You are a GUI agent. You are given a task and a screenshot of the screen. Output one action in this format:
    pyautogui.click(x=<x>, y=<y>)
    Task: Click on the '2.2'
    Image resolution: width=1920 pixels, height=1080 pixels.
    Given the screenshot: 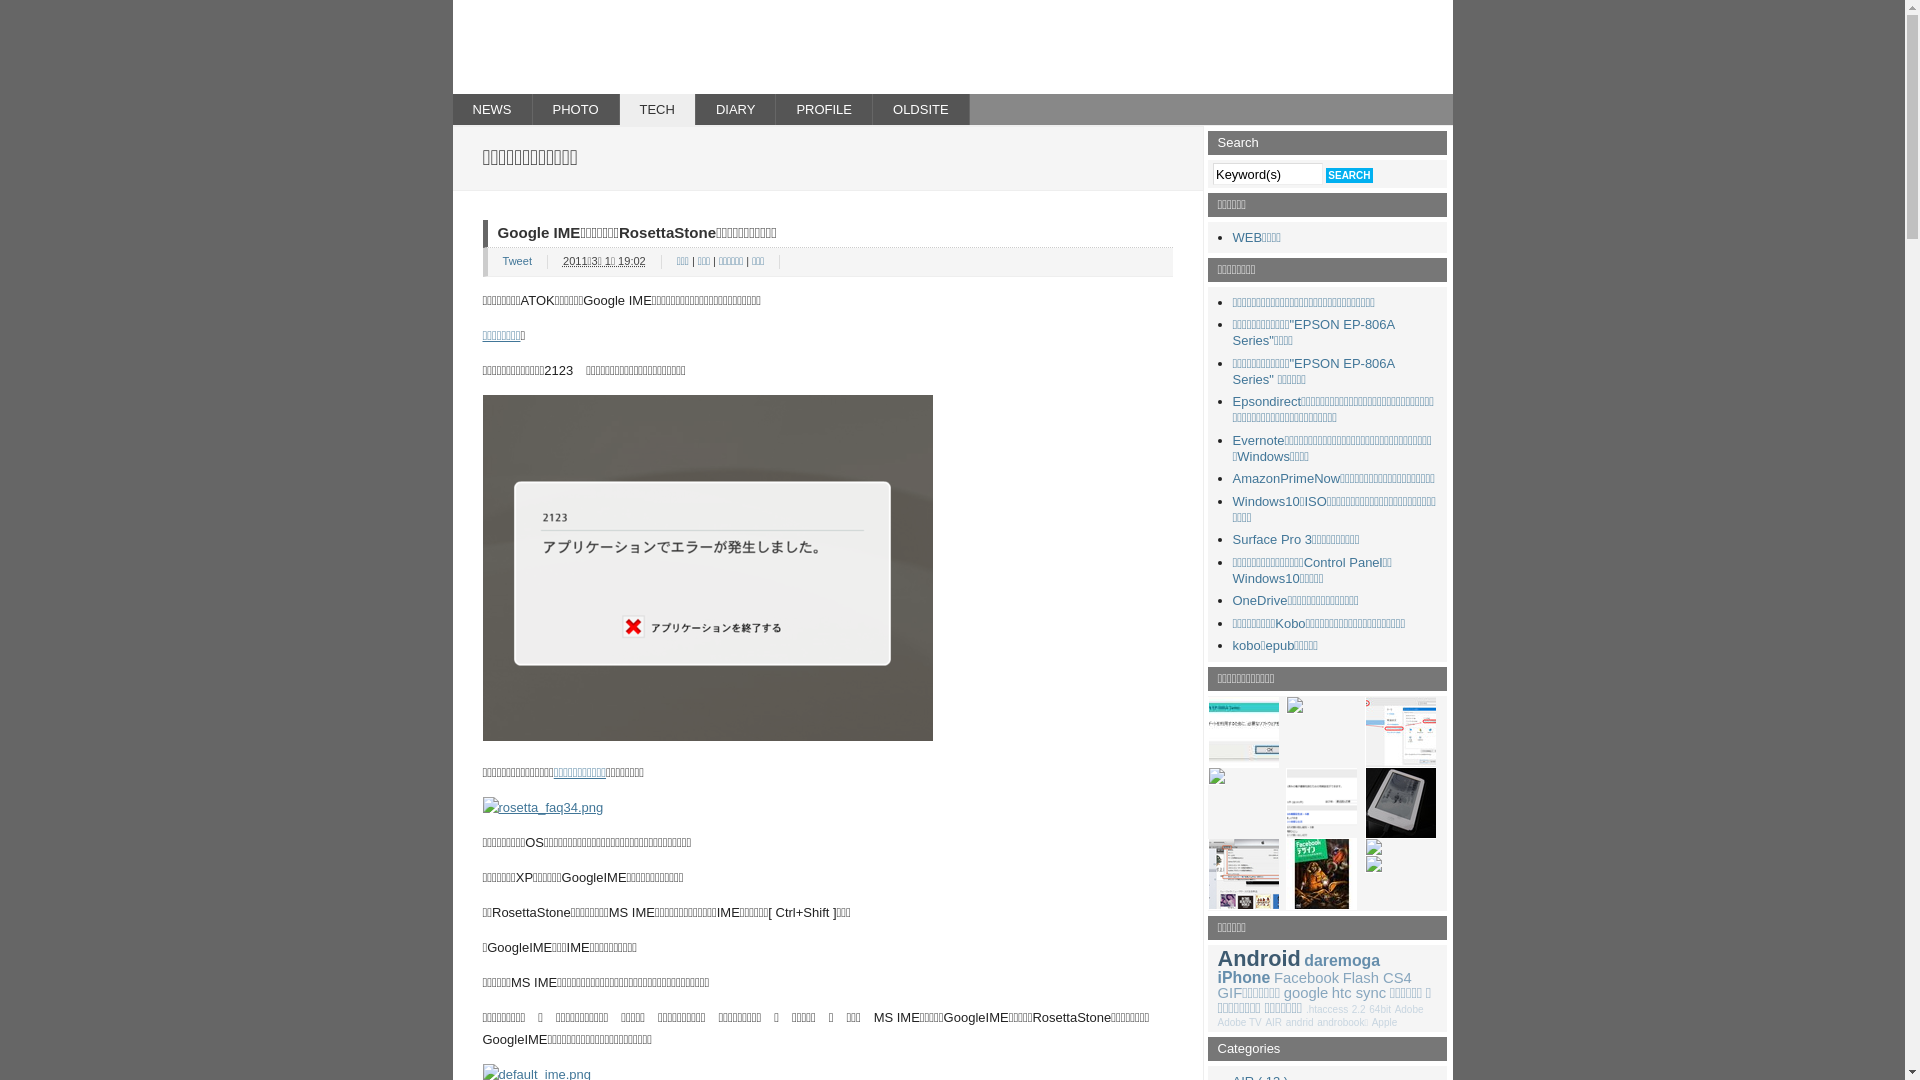 What is the action you would take?
    pyautogui.click(x=1358, y=1009)
    